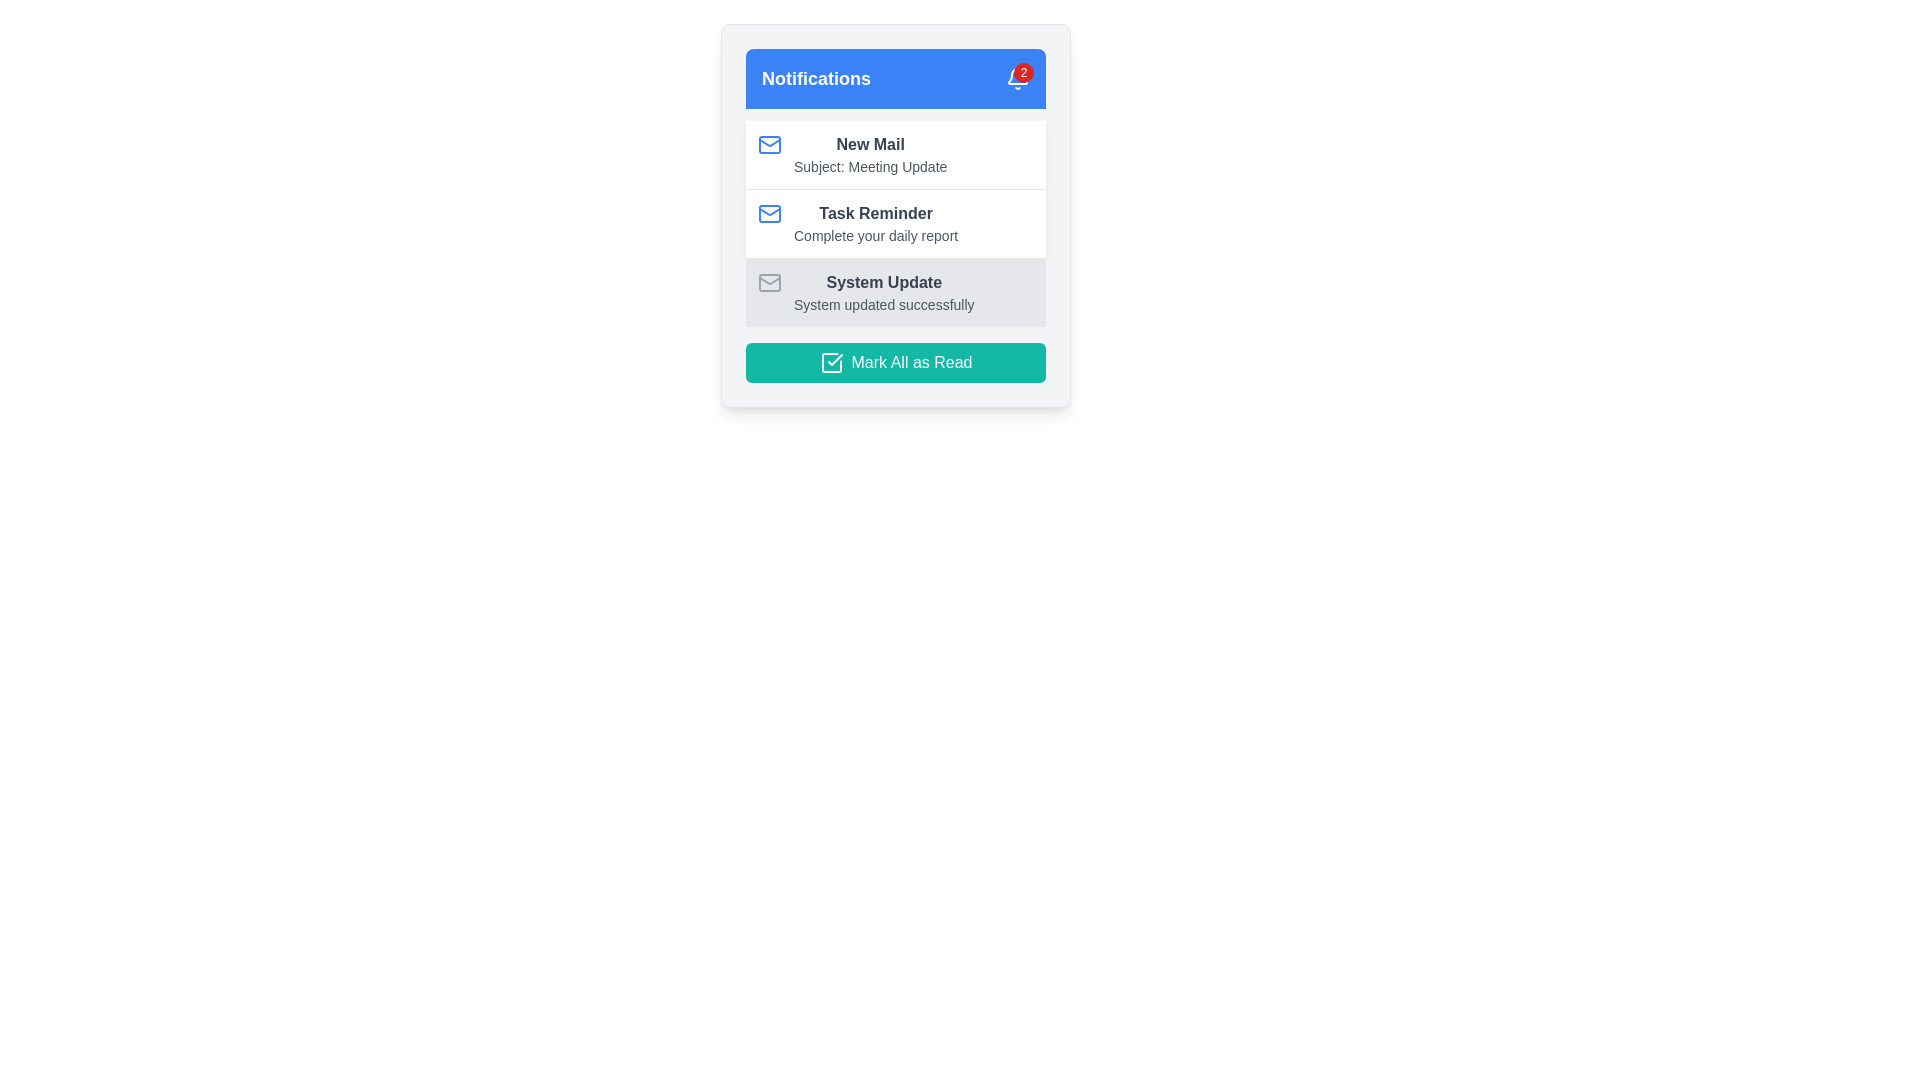 Image resolution: width=1920 pixels, height=1080 pixels. What do you see at coordinates (895, 362) in the screenshot?
I see `the button located at the bottom edge of the notification card to mark all notifications as read` at bounding box center [895, 362].